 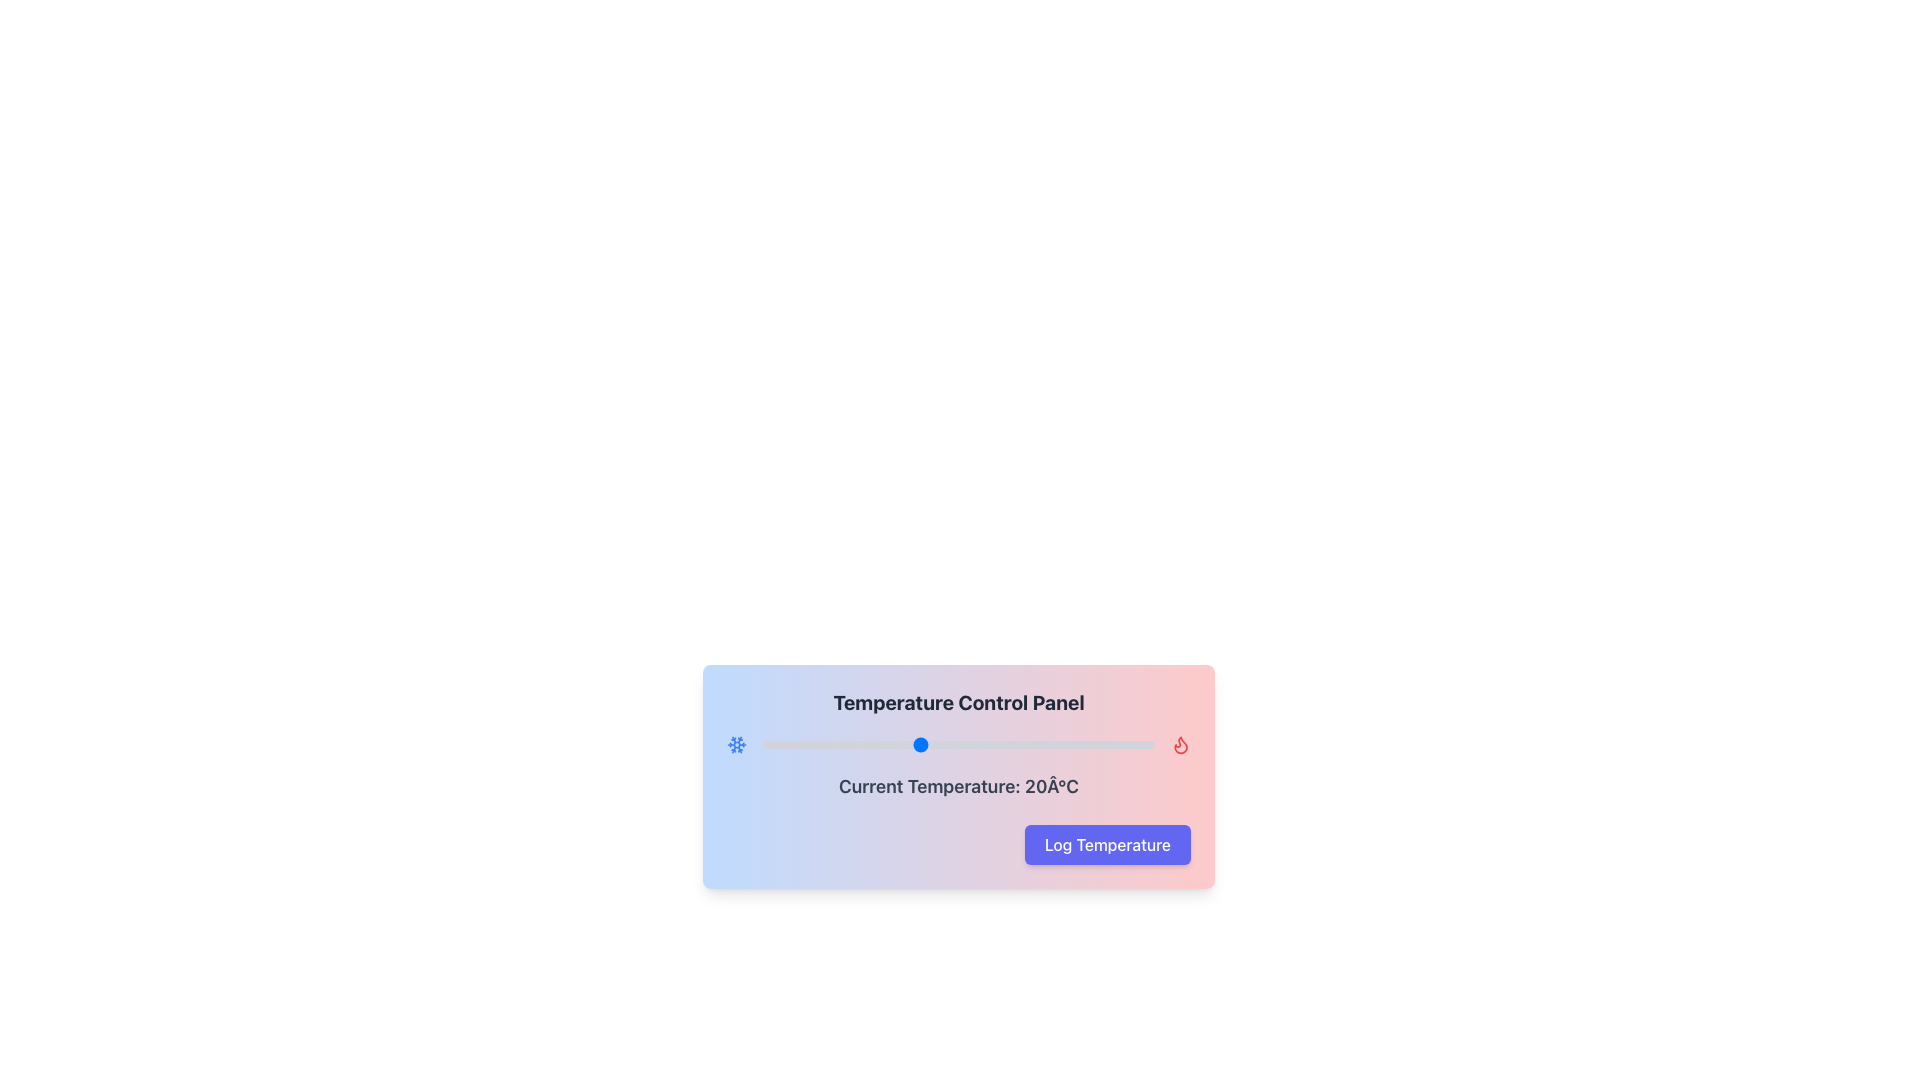 What do you see at coordinates (998, 744) in the screenshot?
I see `the temperature slider` at bounding box center [998, 744].